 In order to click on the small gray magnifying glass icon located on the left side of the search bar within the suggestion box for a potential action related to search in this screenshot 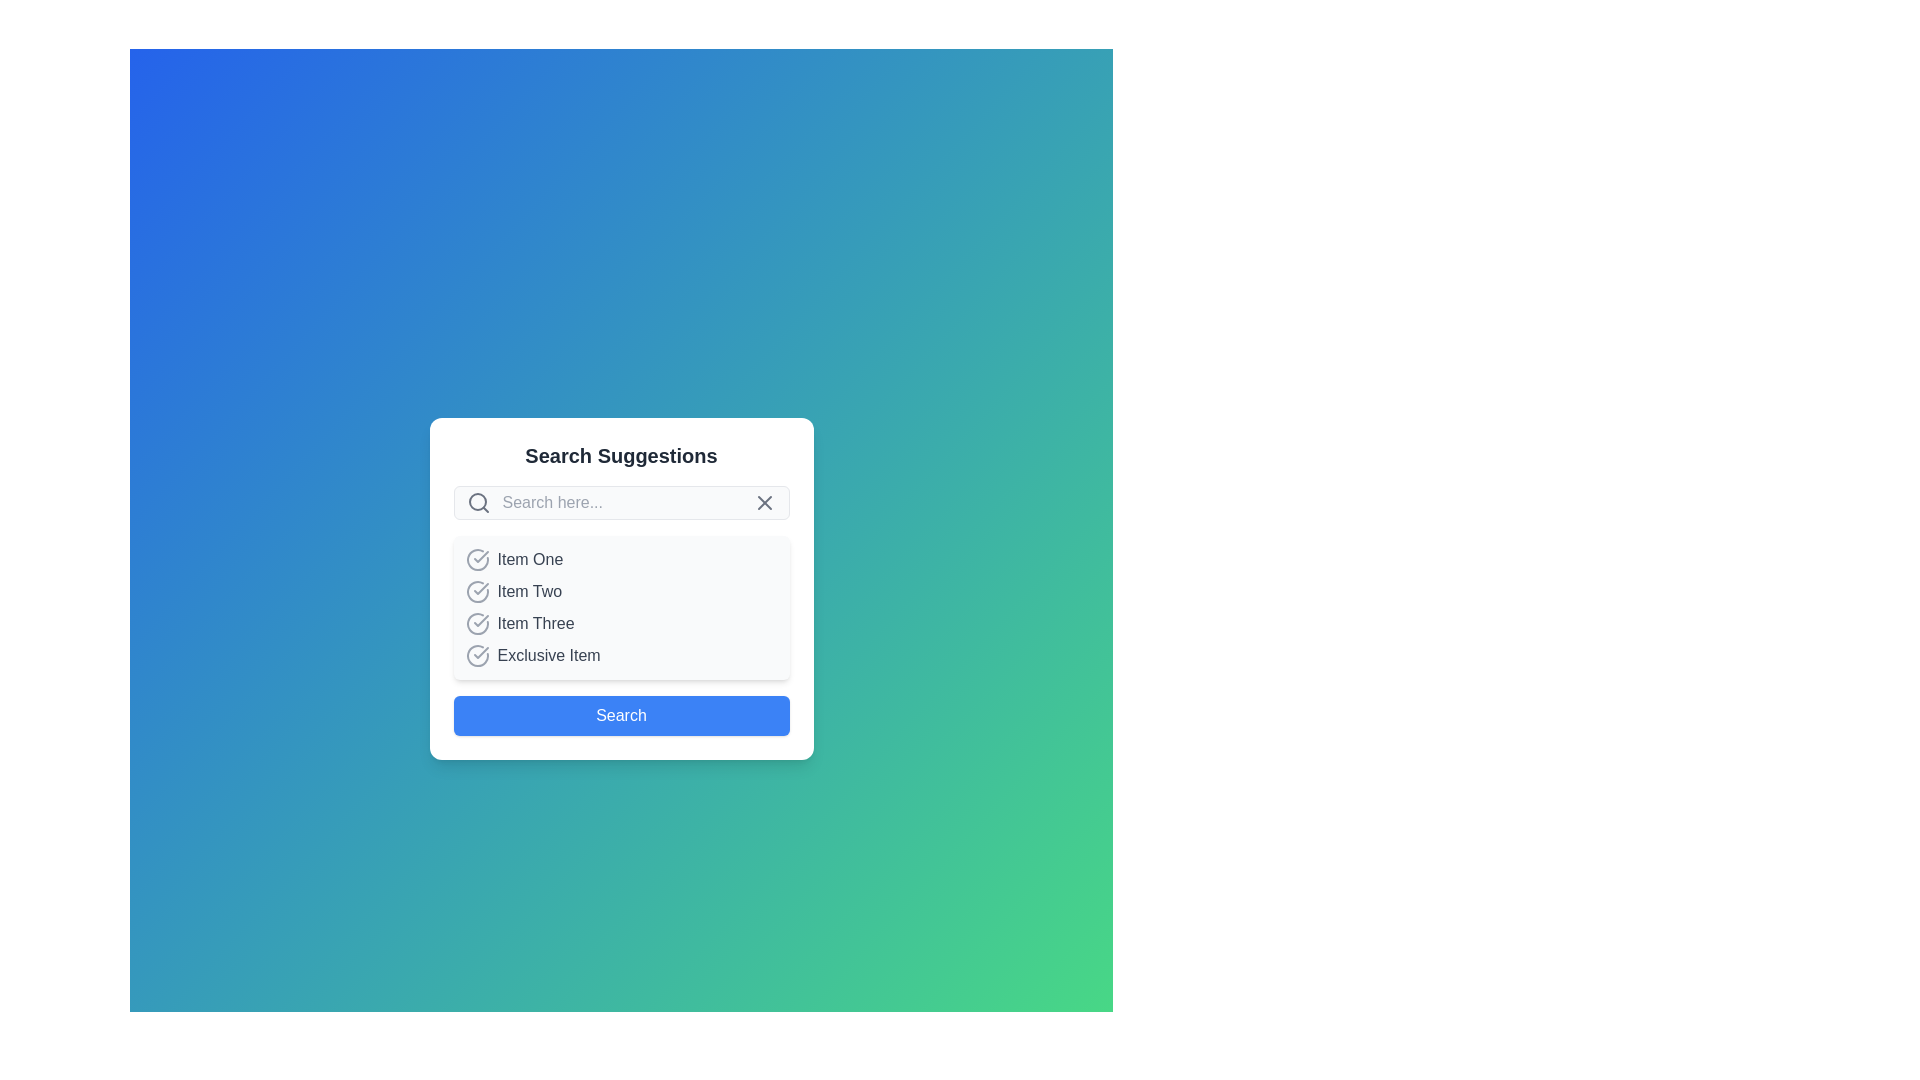, I will do `click(477, 501)`.